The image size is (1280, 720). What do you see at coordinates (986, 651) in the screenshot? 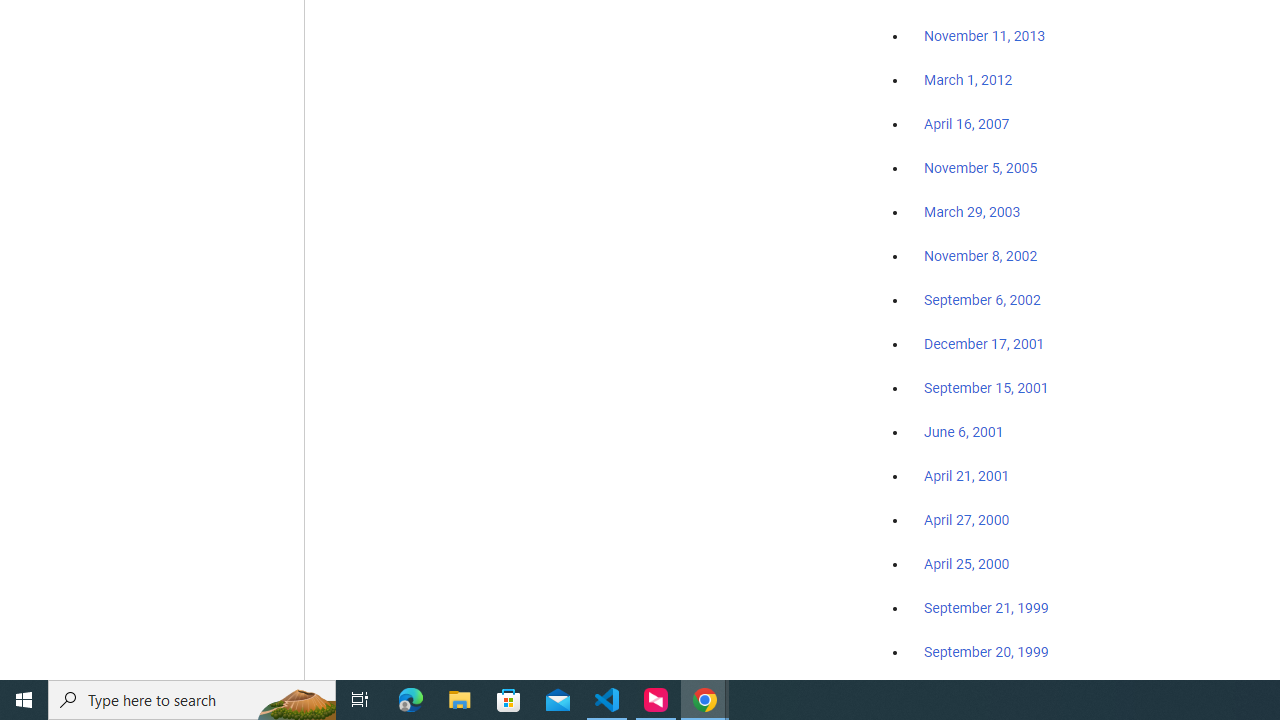
I see `'September 20, 1999'` at bounding box center [986, 651].